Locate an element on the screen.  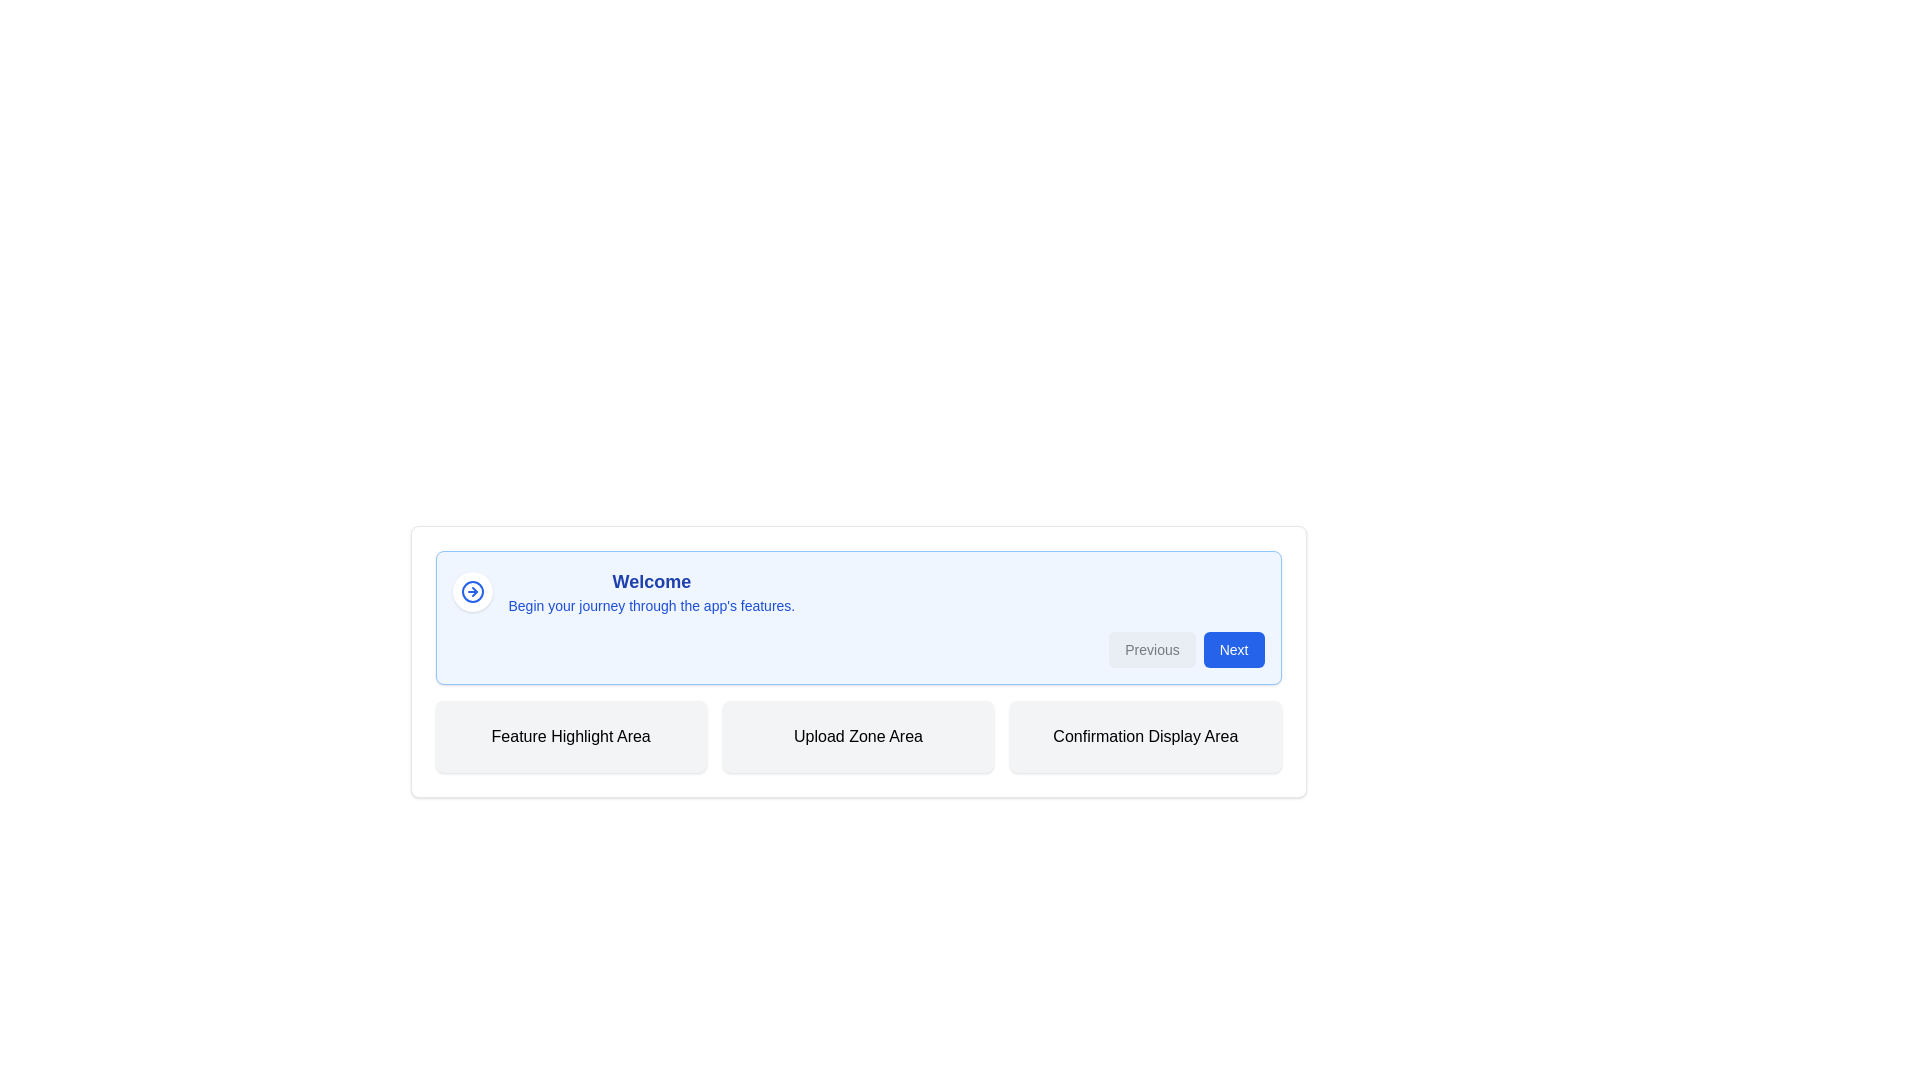
any of the three sections in the horizontally arranged grid layout containing 'Feature Highlight Area', 'Upload Zone Area', and 'Confirmation Display Area' to interact with it is located at coordinates (858, 736).